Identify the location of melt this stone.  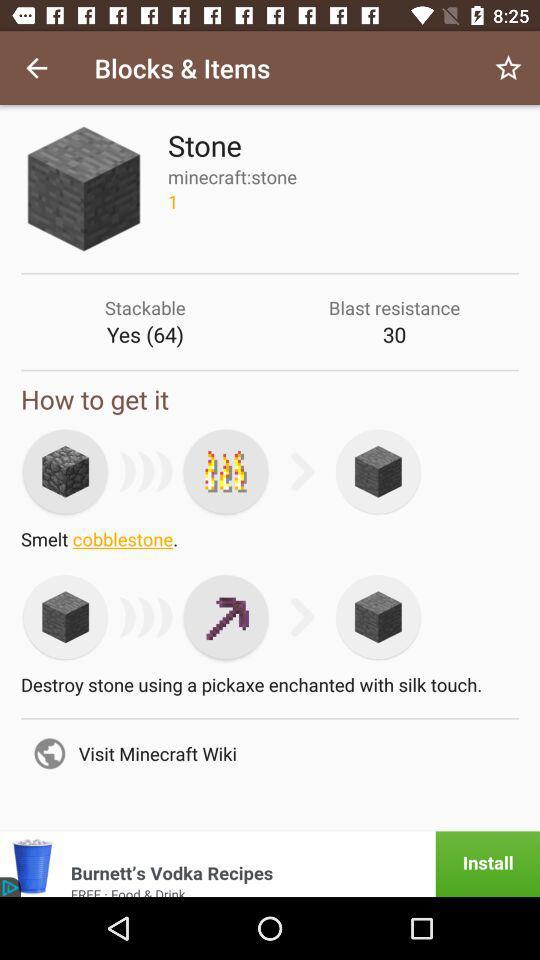
(225, 471).